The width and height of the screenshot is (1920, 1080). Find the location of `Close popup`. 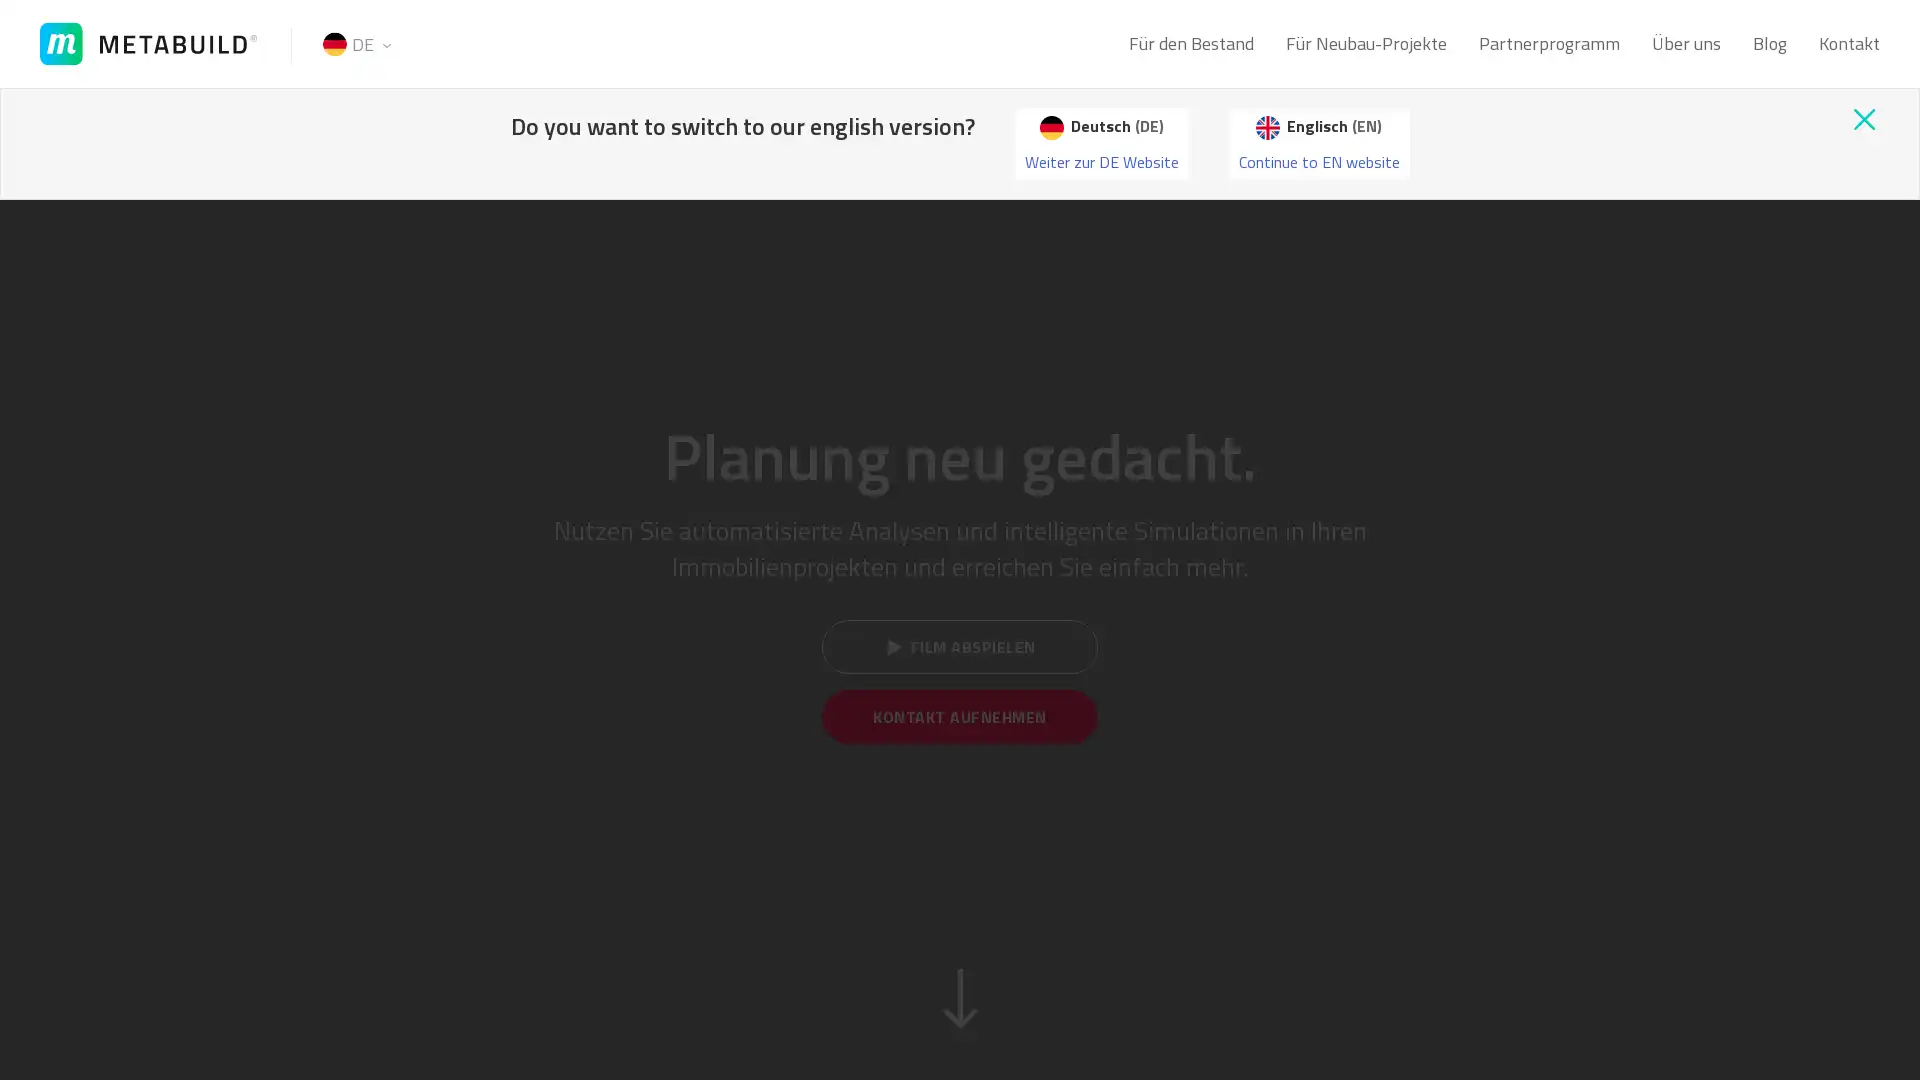

Close popup is located at coordinates (1862, 119).